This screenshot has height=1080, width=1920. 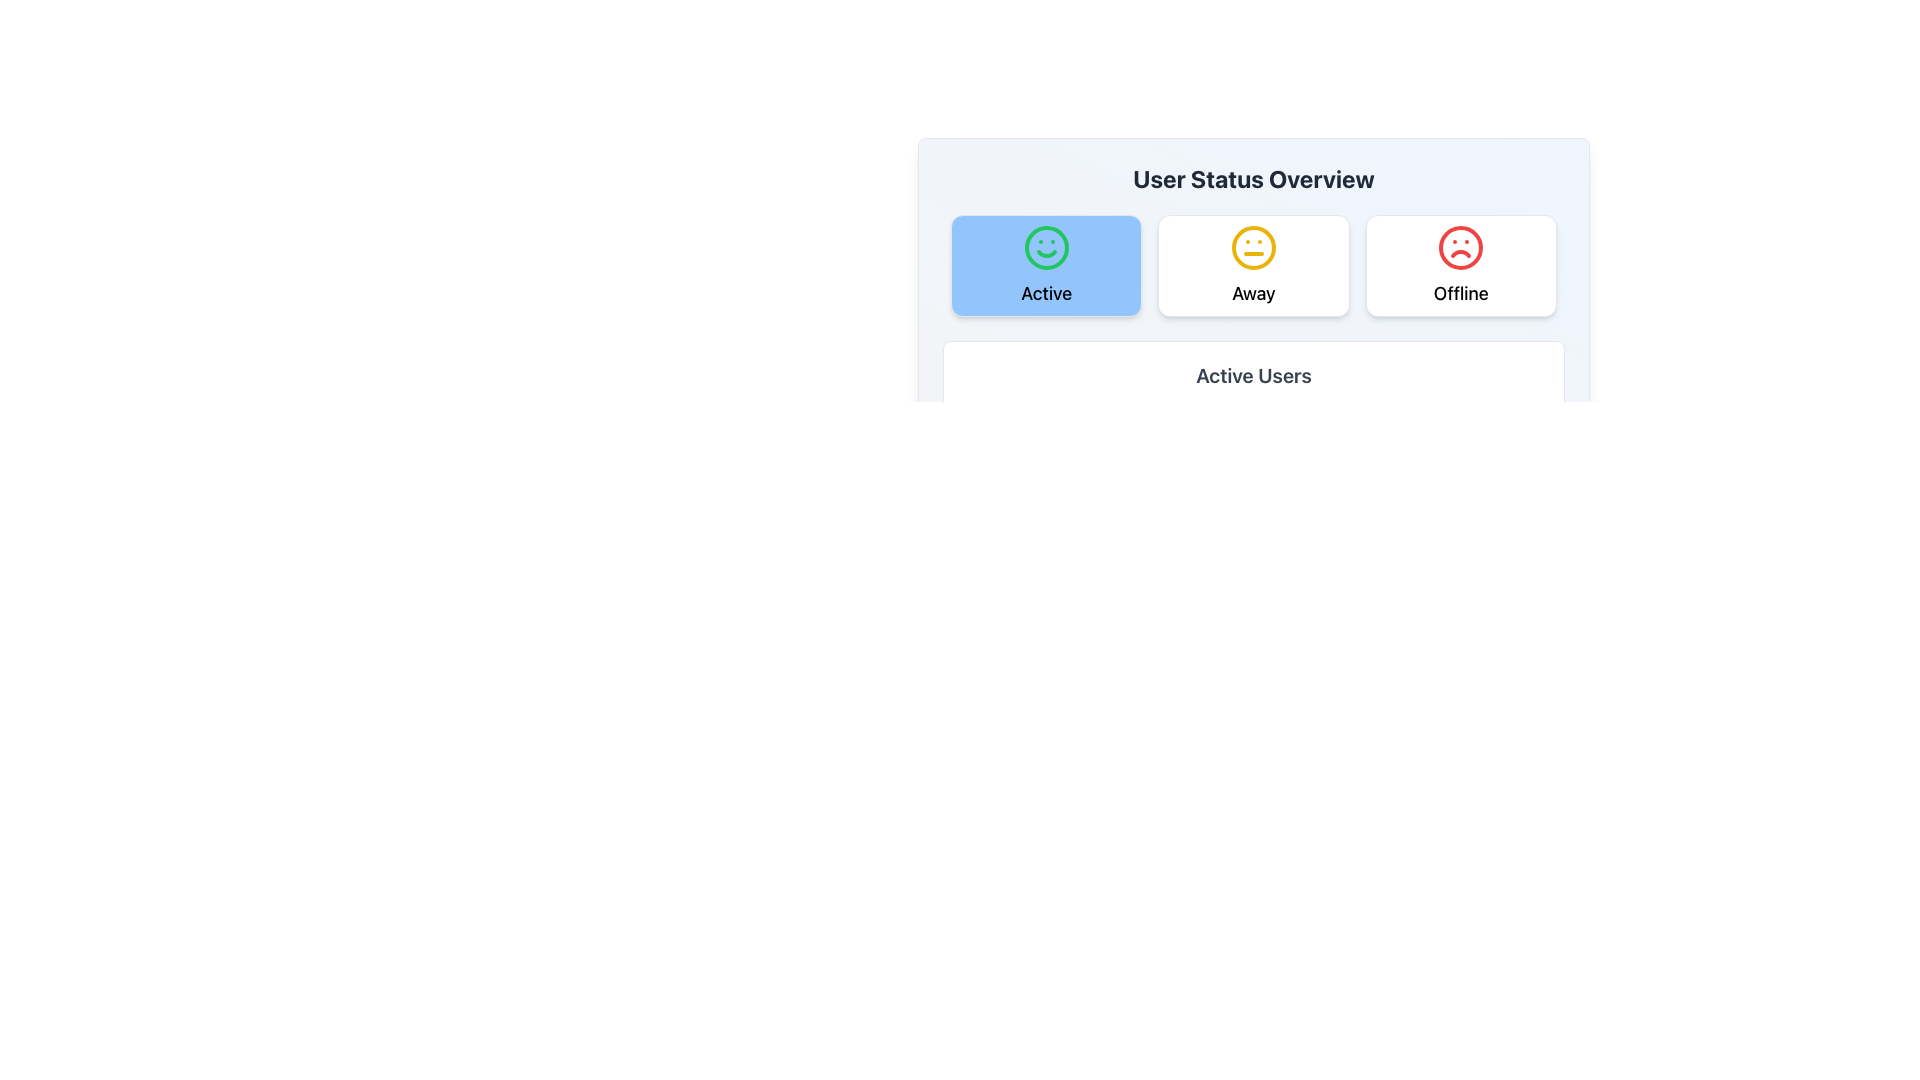 I want to click on the 'User Status Overview' panel, which features a gradient background and contains selectable status options and an 'Active Users' section, so click(x=1252, y=304).